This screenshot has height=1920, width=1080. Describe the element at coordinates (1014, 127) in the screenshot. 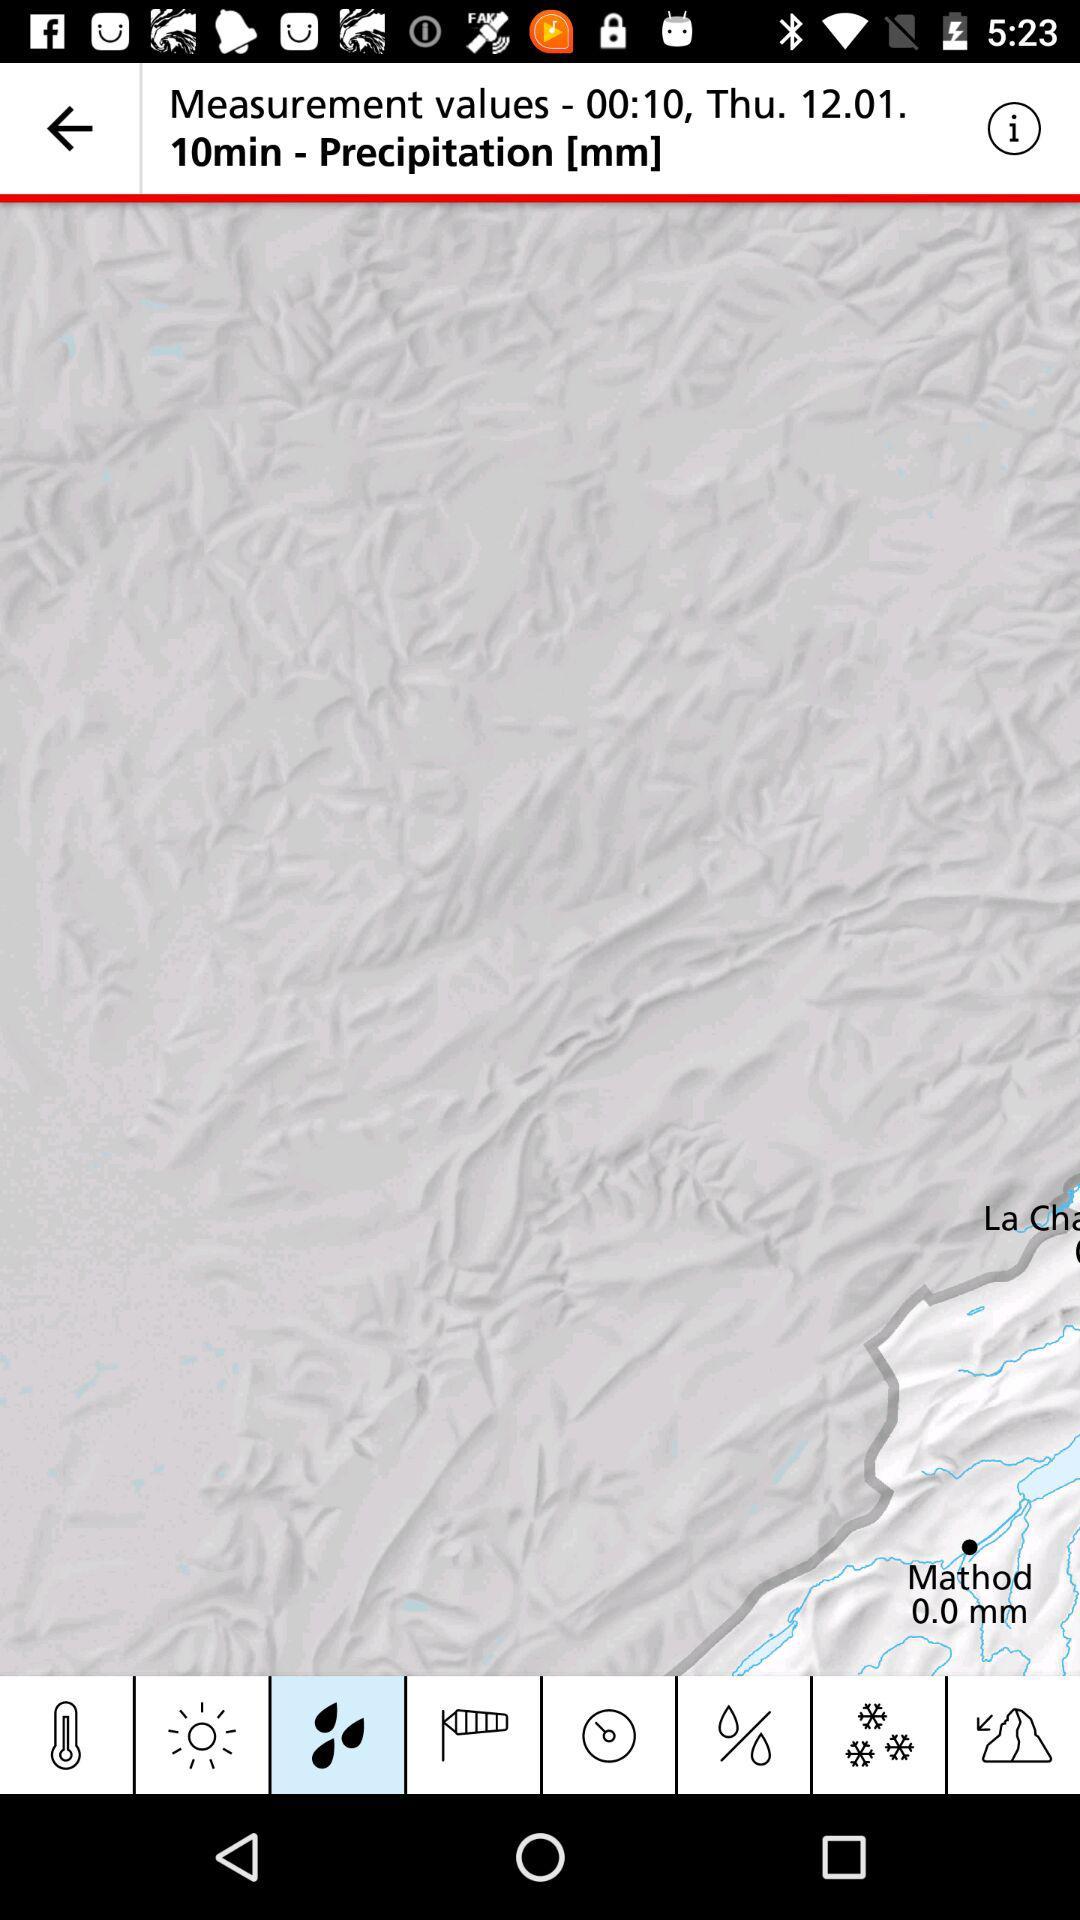

I see `item next to measurement values 00` at that location.